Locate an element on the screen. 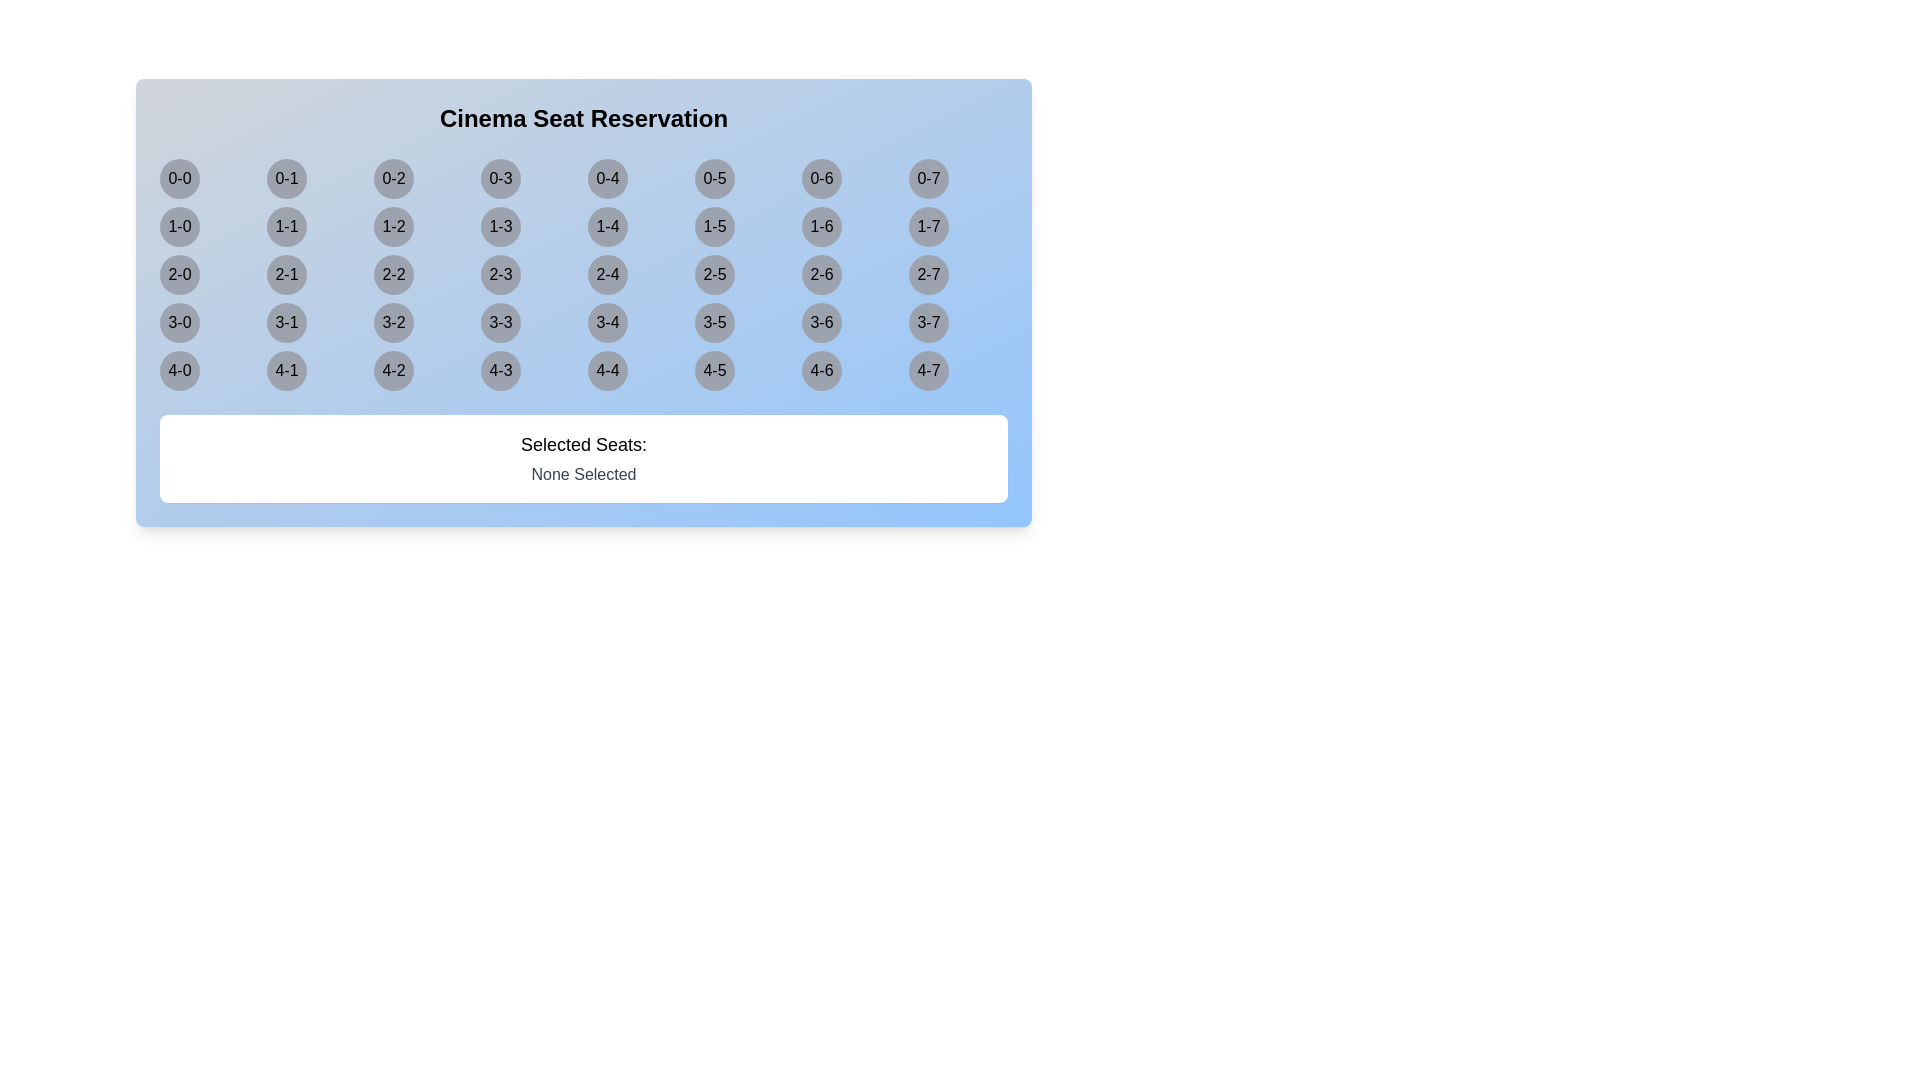 The height and width of the screenshot is (1080, 1920). the interactive button representing a selectable seat in the cinema reservation system is located at coordinates (180, 177).